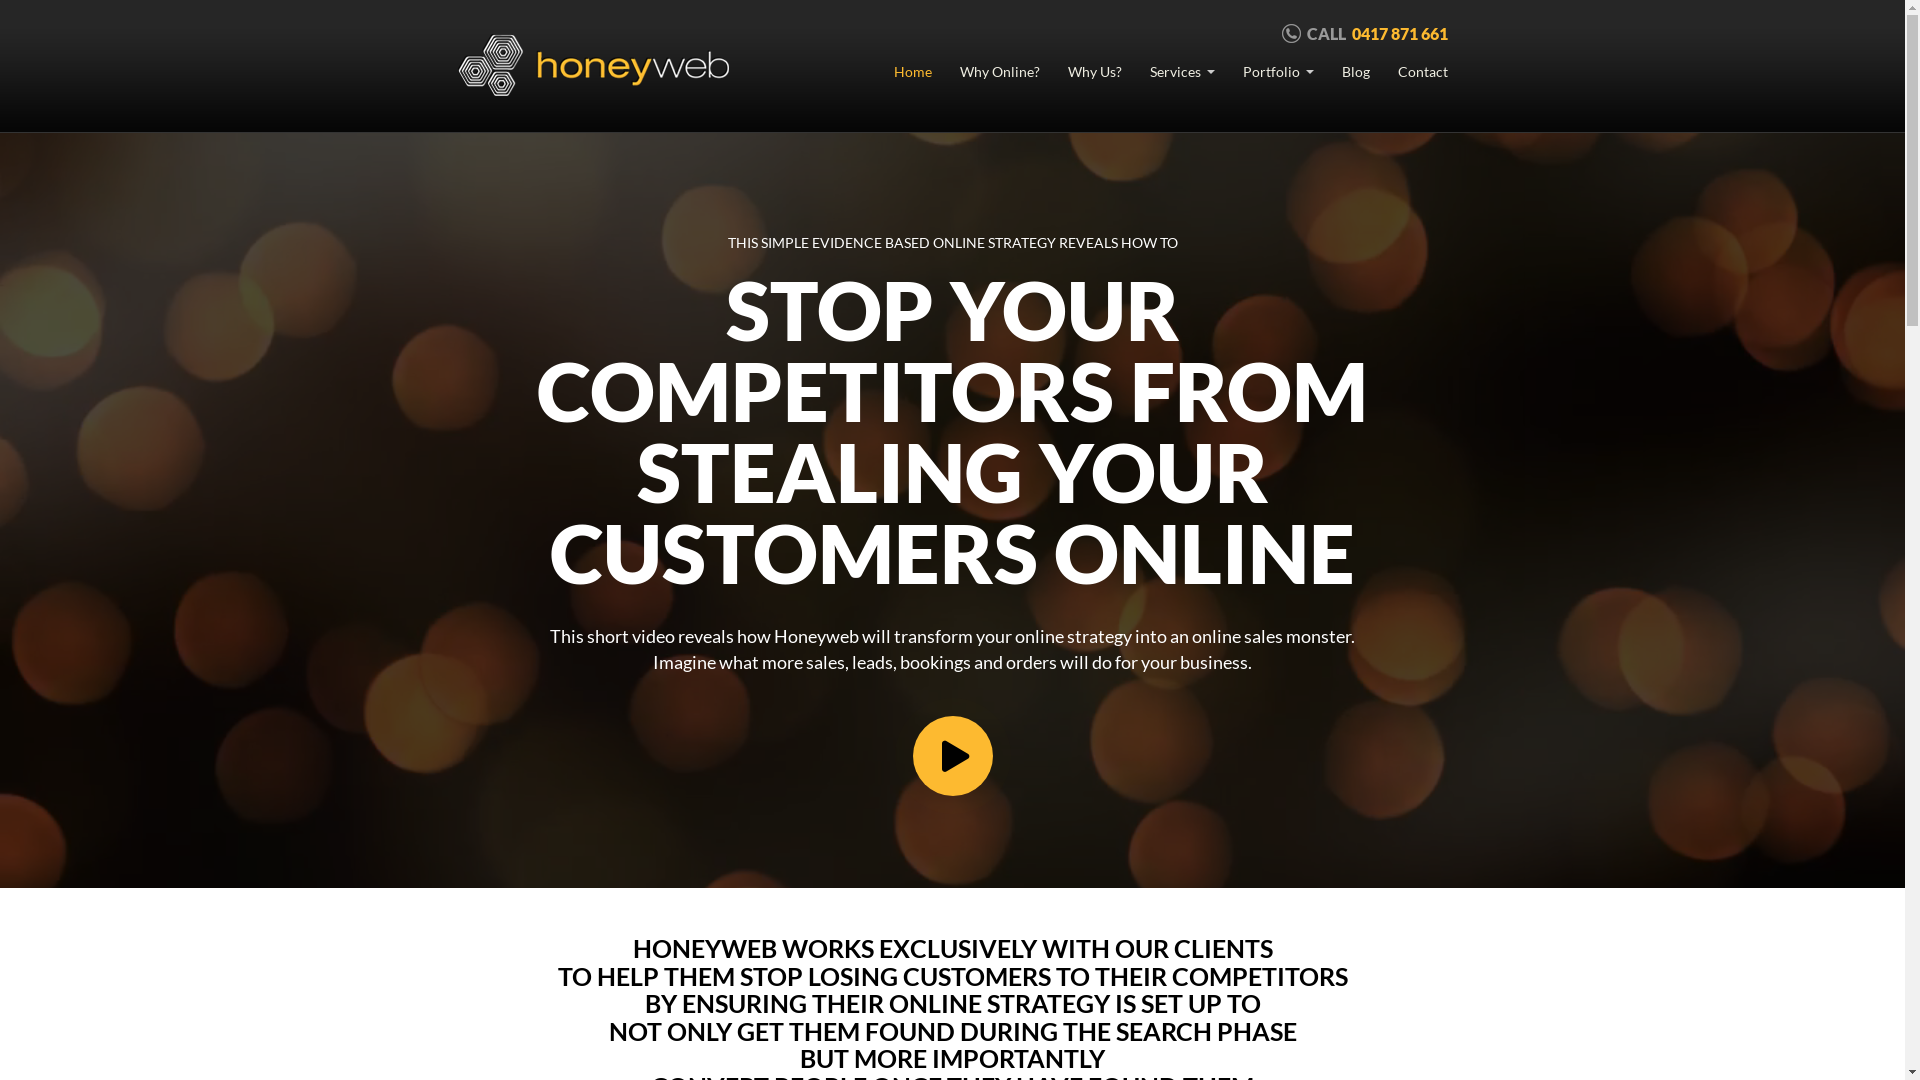  What do you see at coordinates (911, 71) in the screenshot?
I see `'Home'` at bounding box center [911, 71].